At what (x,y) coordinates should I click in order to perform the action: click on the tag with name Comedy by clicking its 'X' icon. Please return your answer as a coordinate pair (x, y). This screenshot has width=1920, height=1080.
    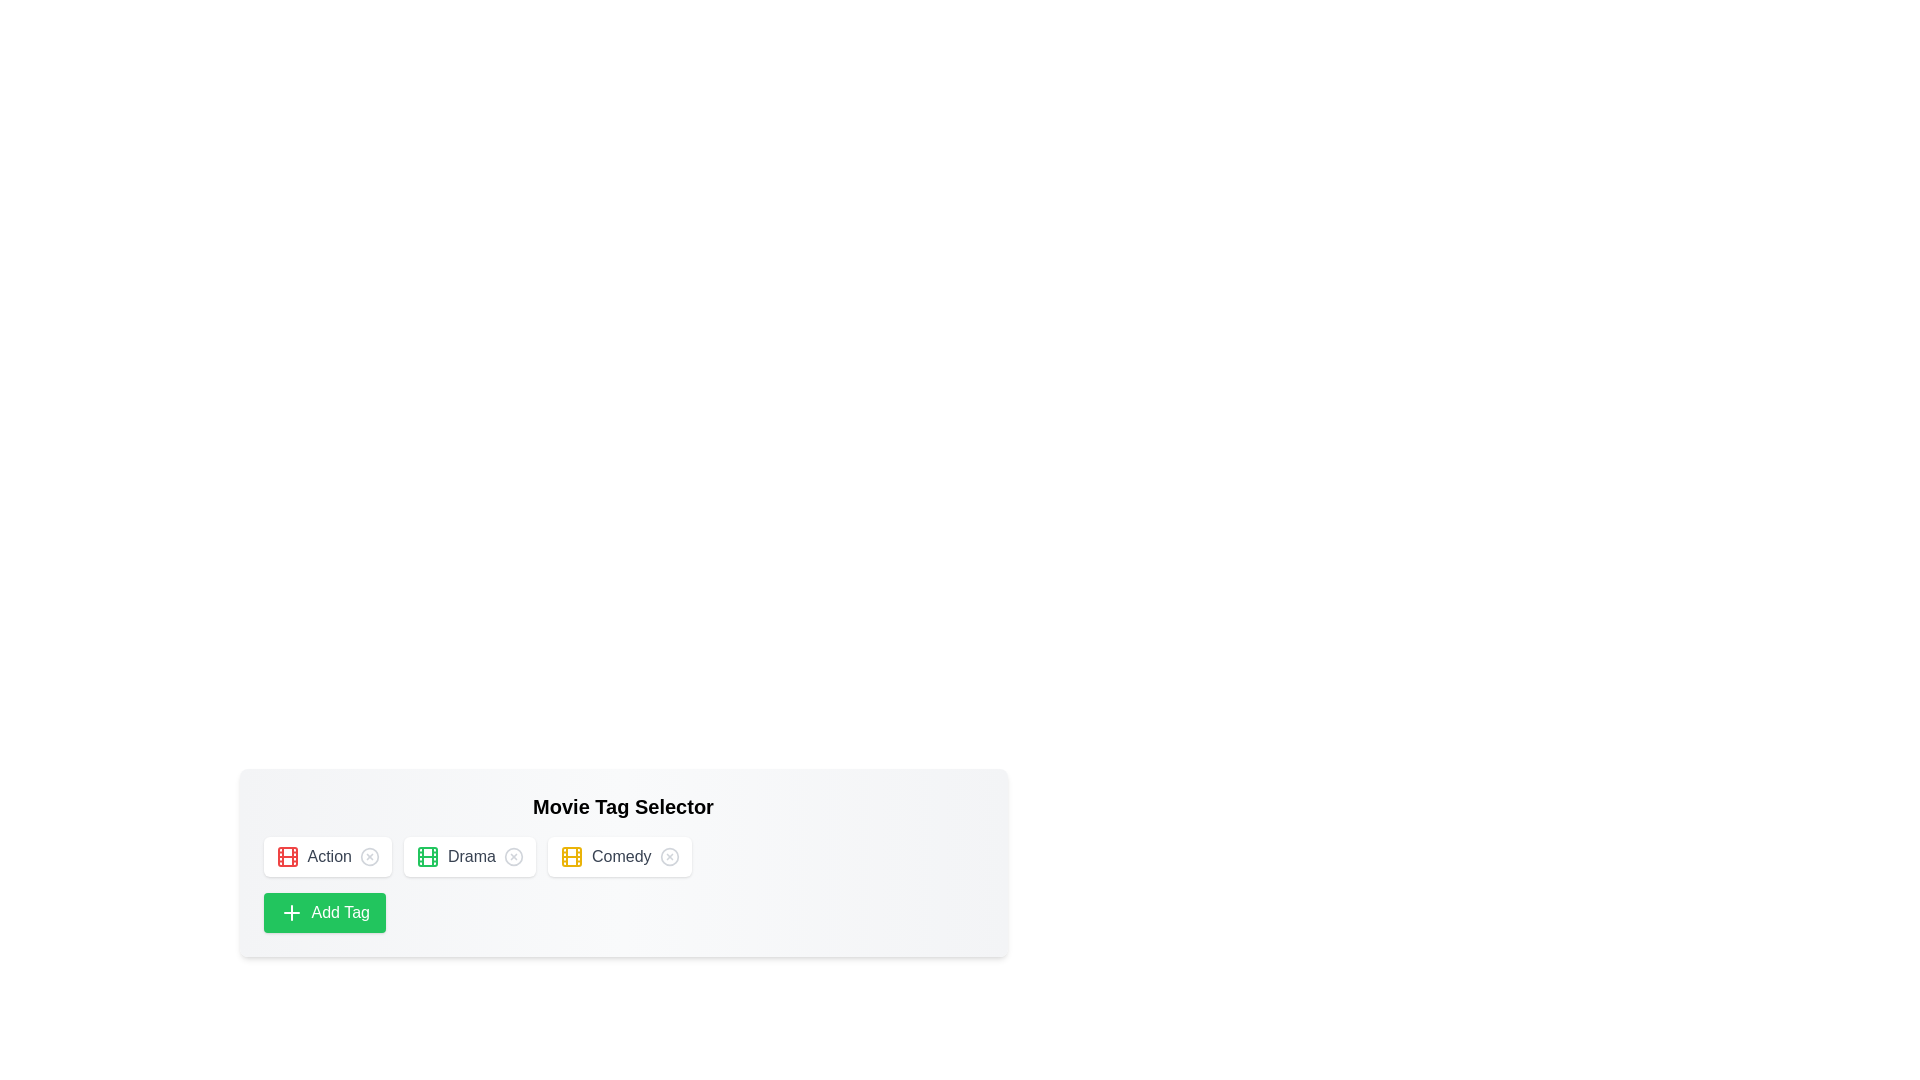
    Looking at the image, I should click on (669, 855).